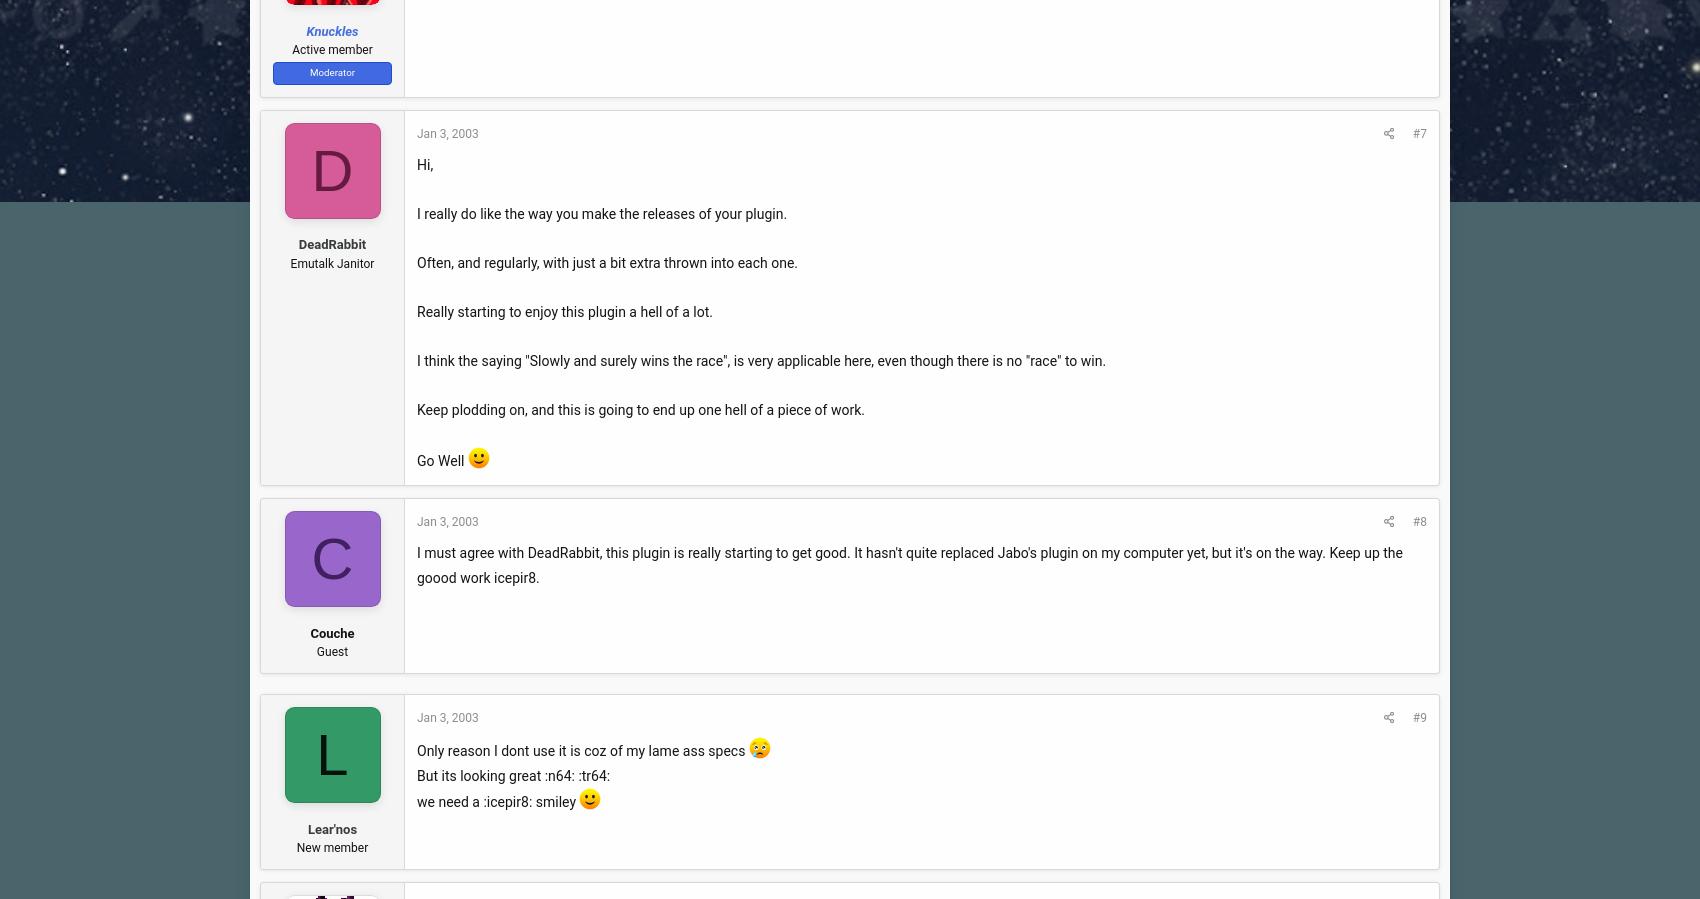 The width and height of the screenshot is (1700, 899). Describe the element at coordinates (331, 244) in the screenshot. I see `'DeadRabbit'` at that location.